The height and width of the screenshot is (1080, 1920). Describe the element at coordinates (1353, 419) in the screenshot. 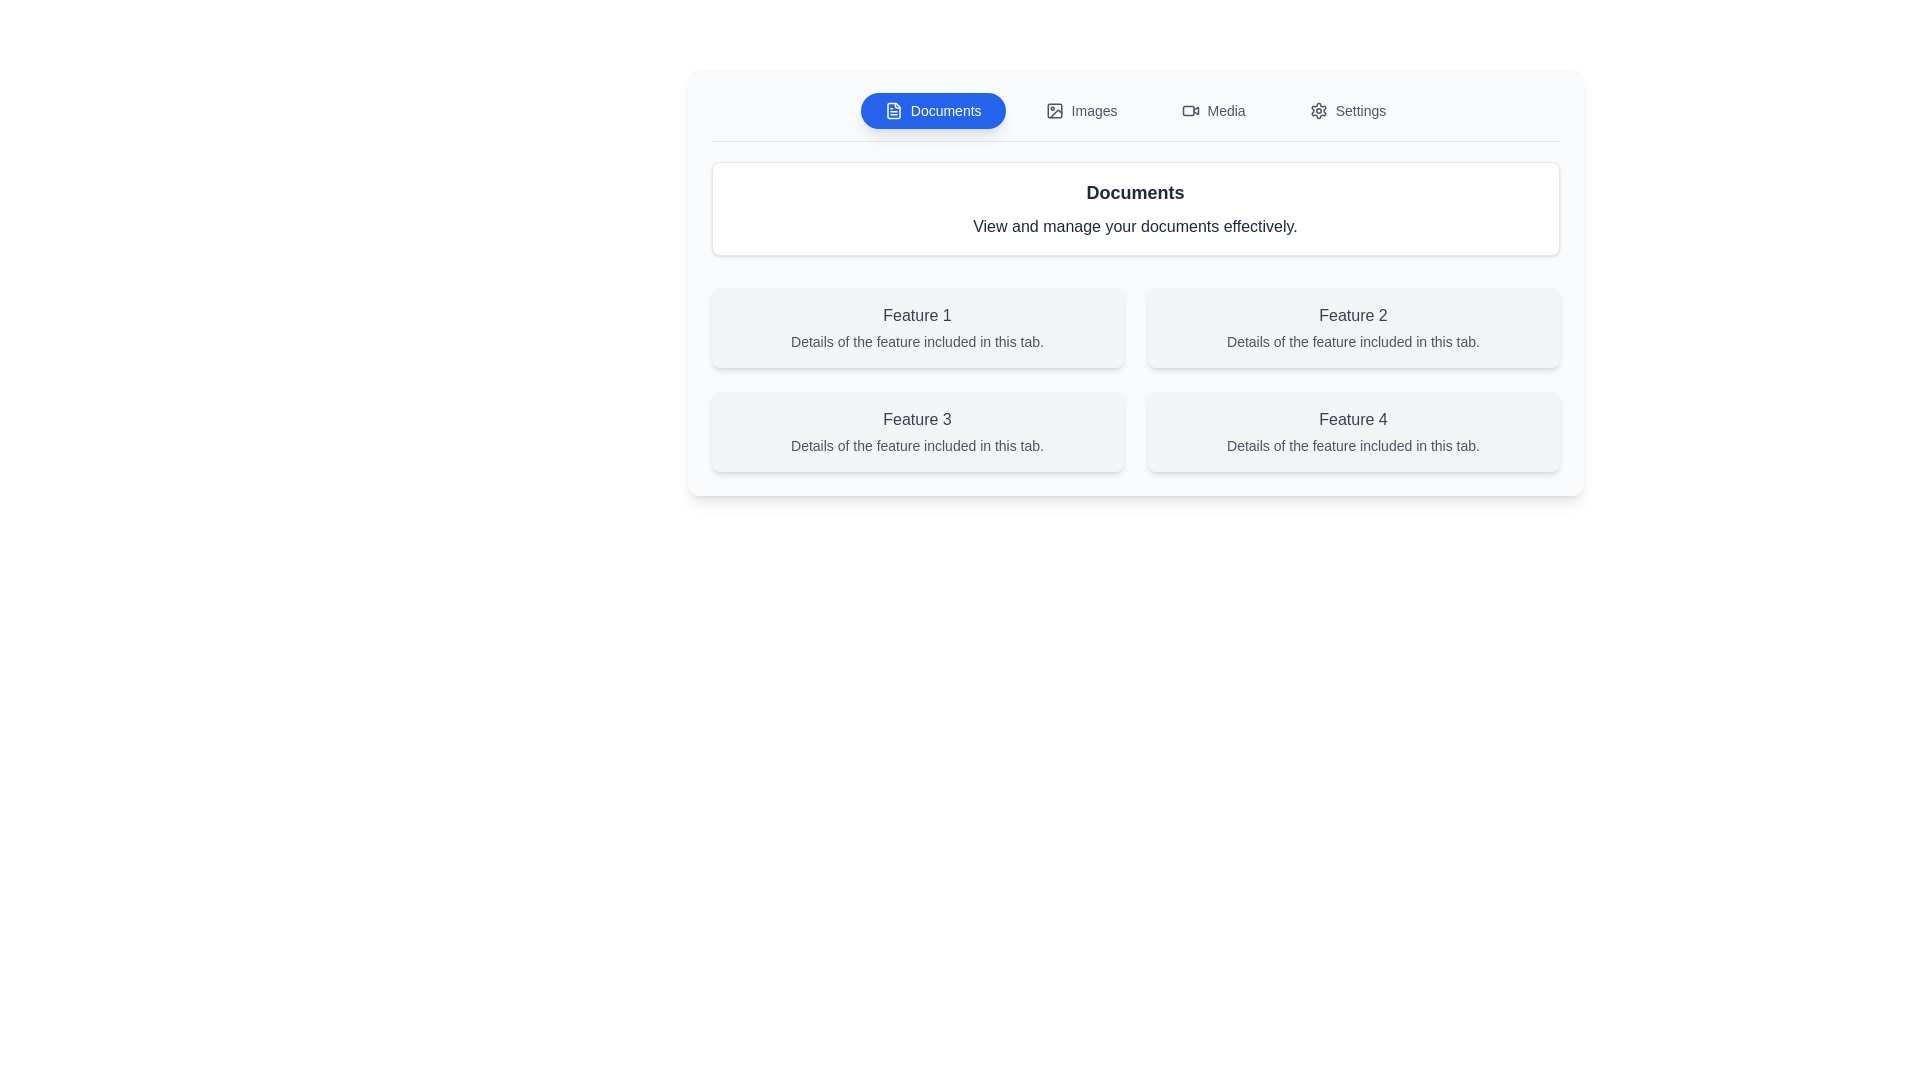

I see `the Text label that provides the title or label for the feature section, located in the bottom-right box of the grid in the central area of the interface` at that location.